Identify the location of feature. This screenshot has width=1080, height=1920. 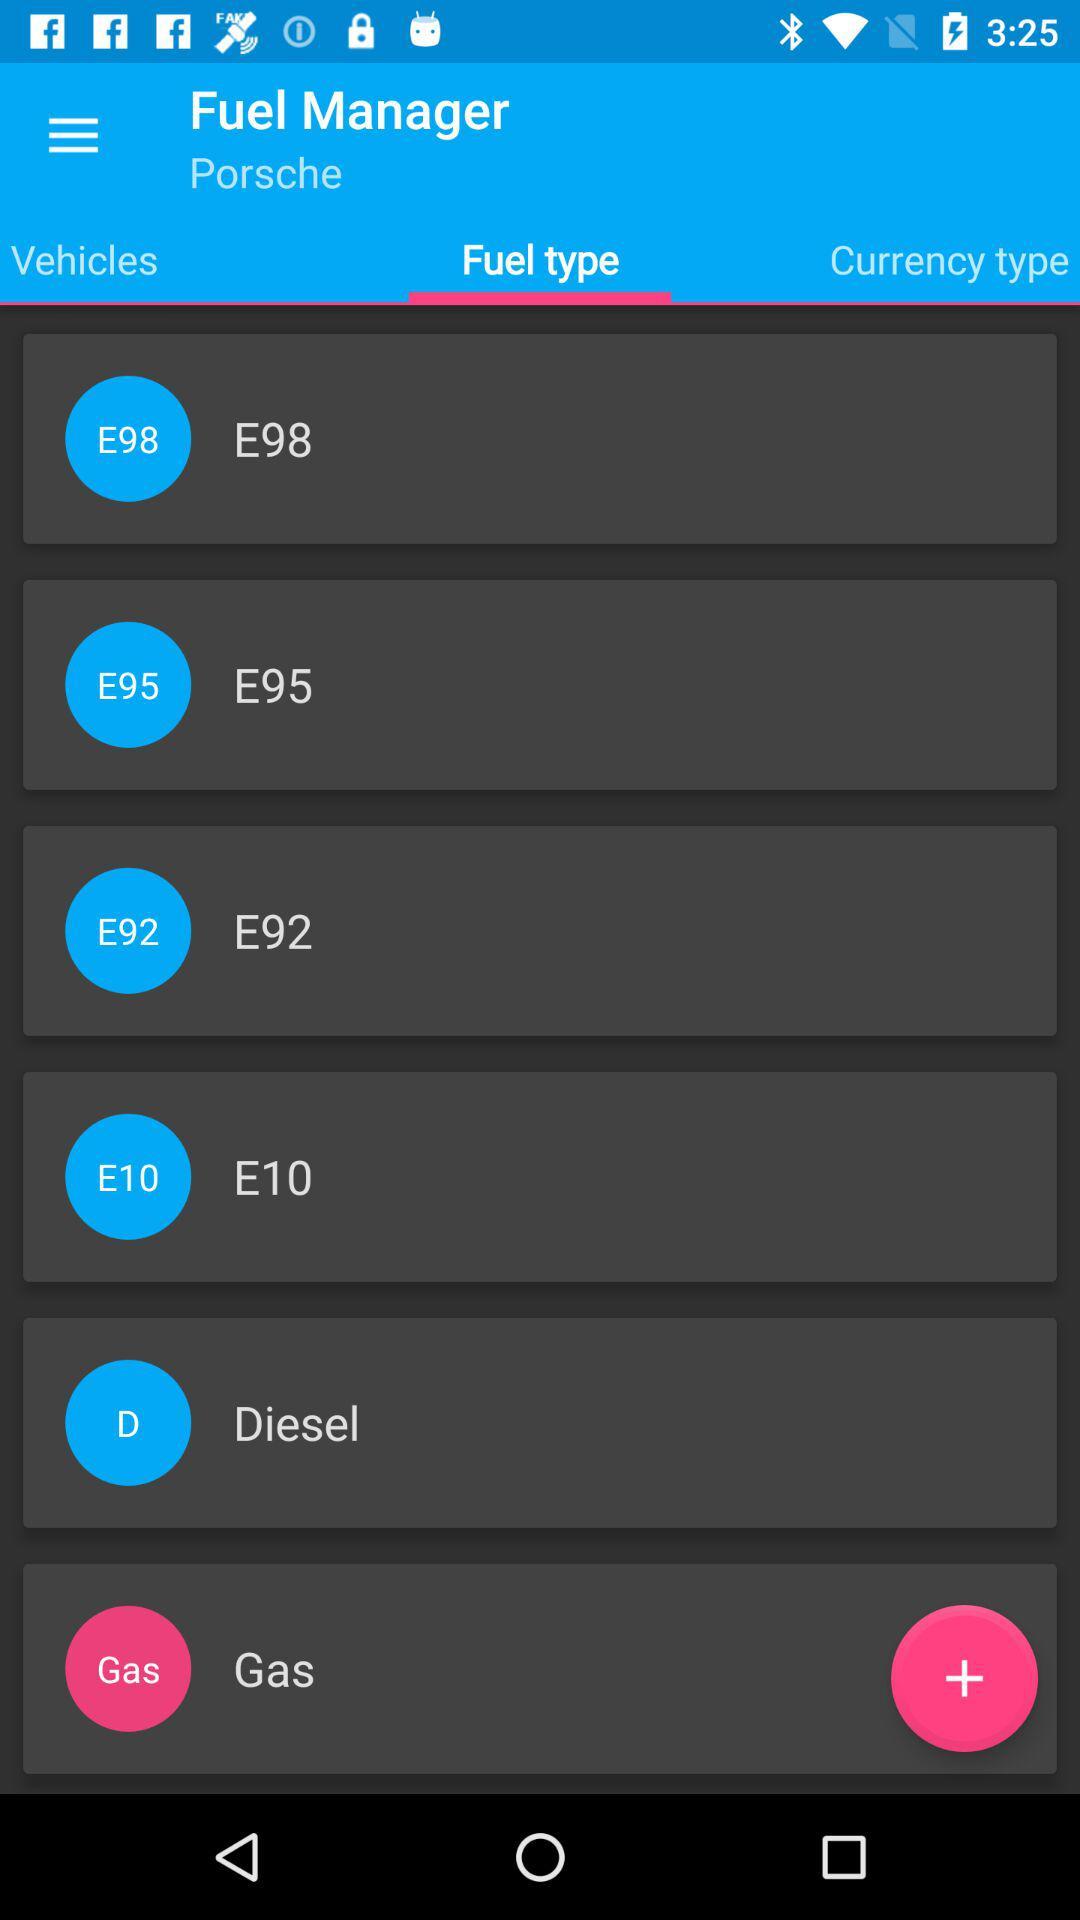
(963, 1678).